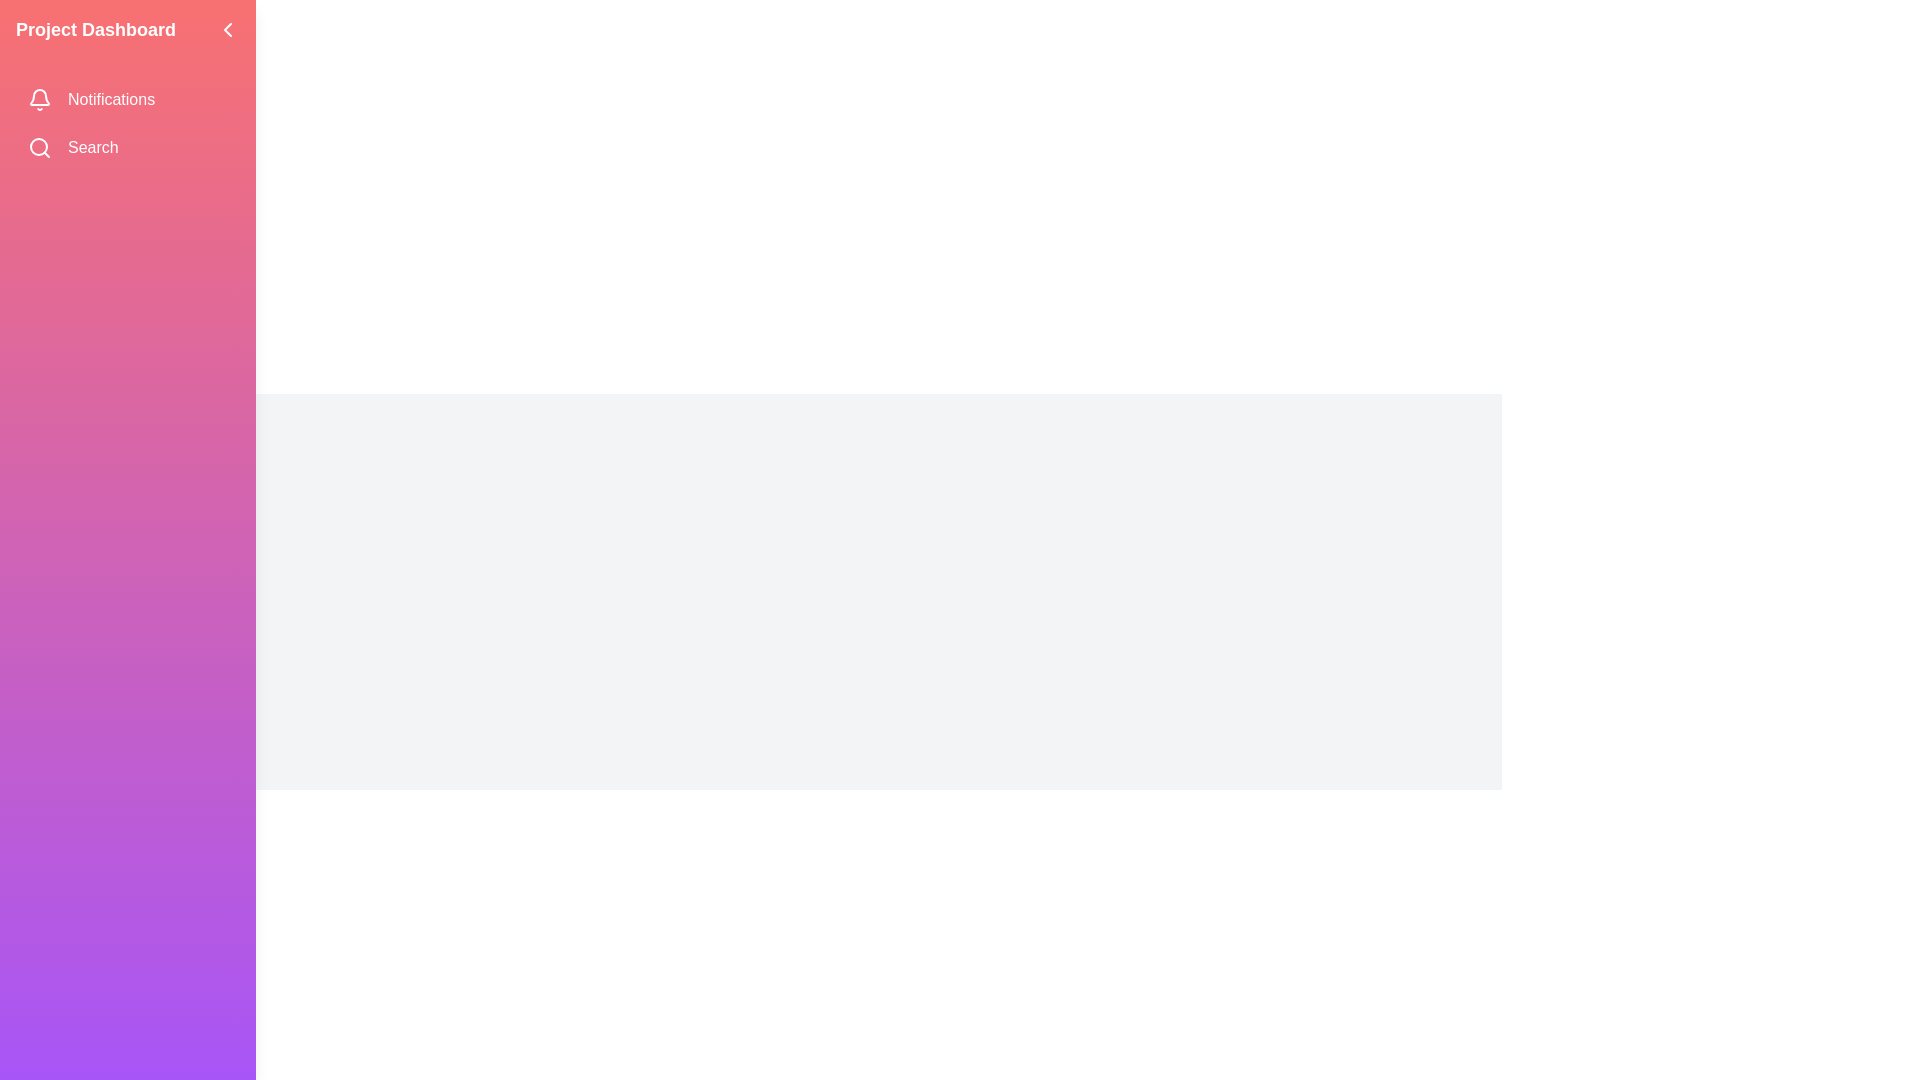 This screenshot has width=1920, height=1080. What do you see at coordinates (227, 30) in the screenshot?
I see `the toggle button to close the drawer` at bounding box center [227, 30].